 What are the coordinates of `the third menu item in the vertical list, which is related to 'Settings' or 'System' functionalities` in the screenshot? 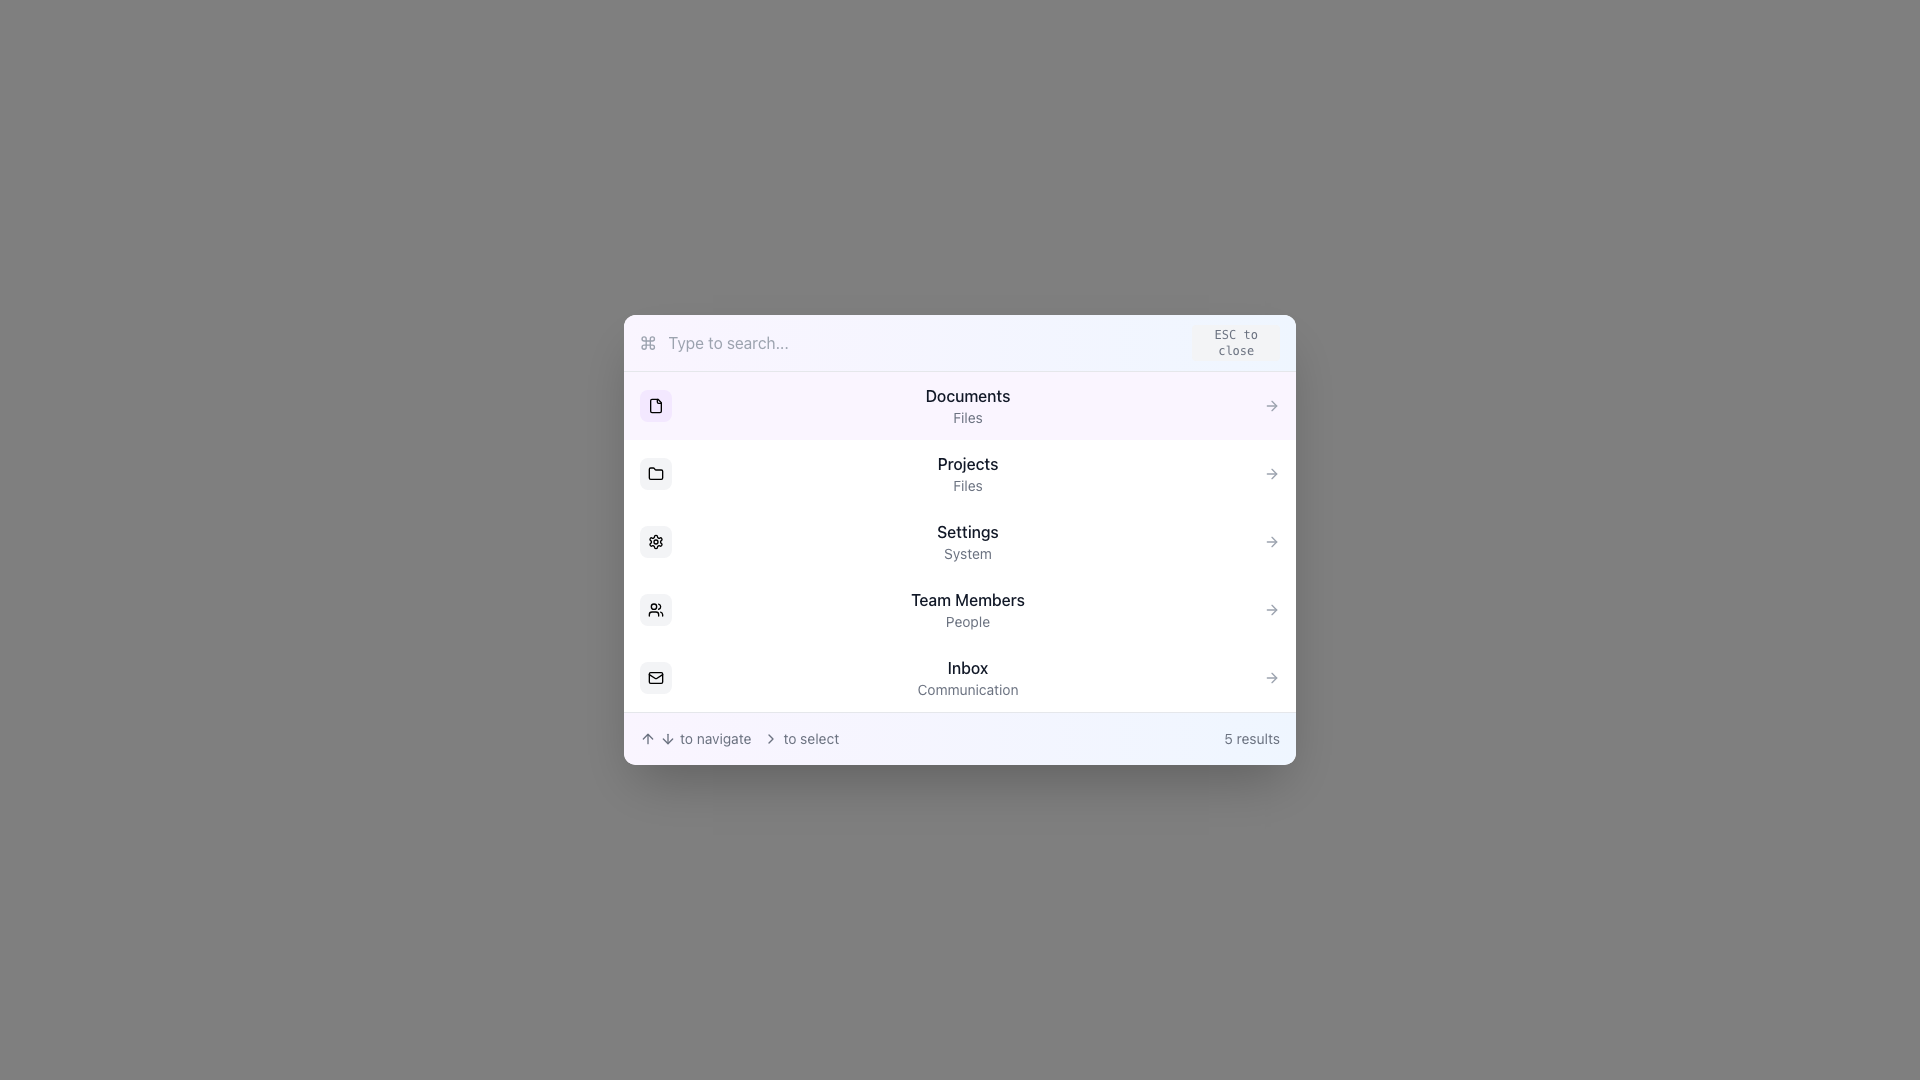 It's located at (968, 542).